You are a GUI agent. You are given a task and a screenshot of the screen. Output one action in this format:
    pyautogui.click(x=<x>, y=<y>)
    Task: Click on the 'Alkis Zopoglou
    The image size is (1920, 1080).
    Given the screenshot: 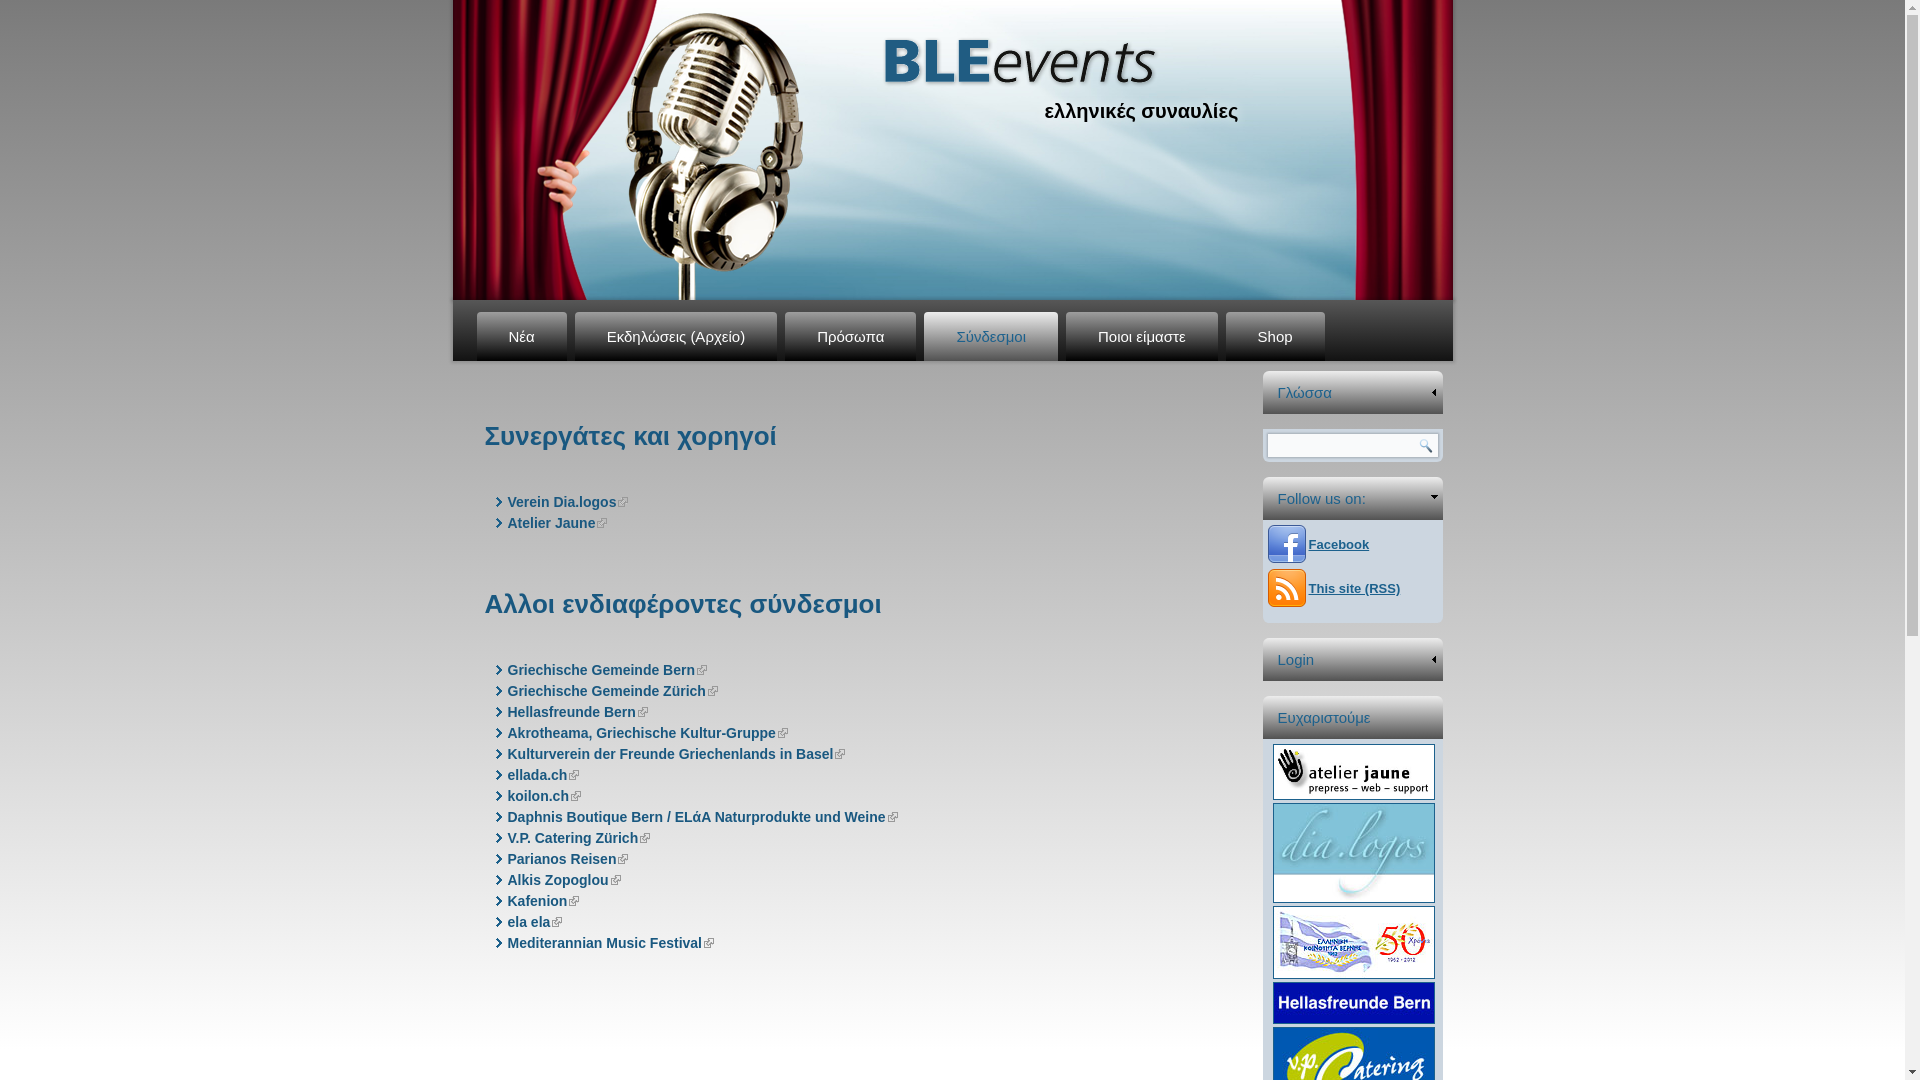 What is the action you would take?
    pyautogui.click(x=563, y=878)
    